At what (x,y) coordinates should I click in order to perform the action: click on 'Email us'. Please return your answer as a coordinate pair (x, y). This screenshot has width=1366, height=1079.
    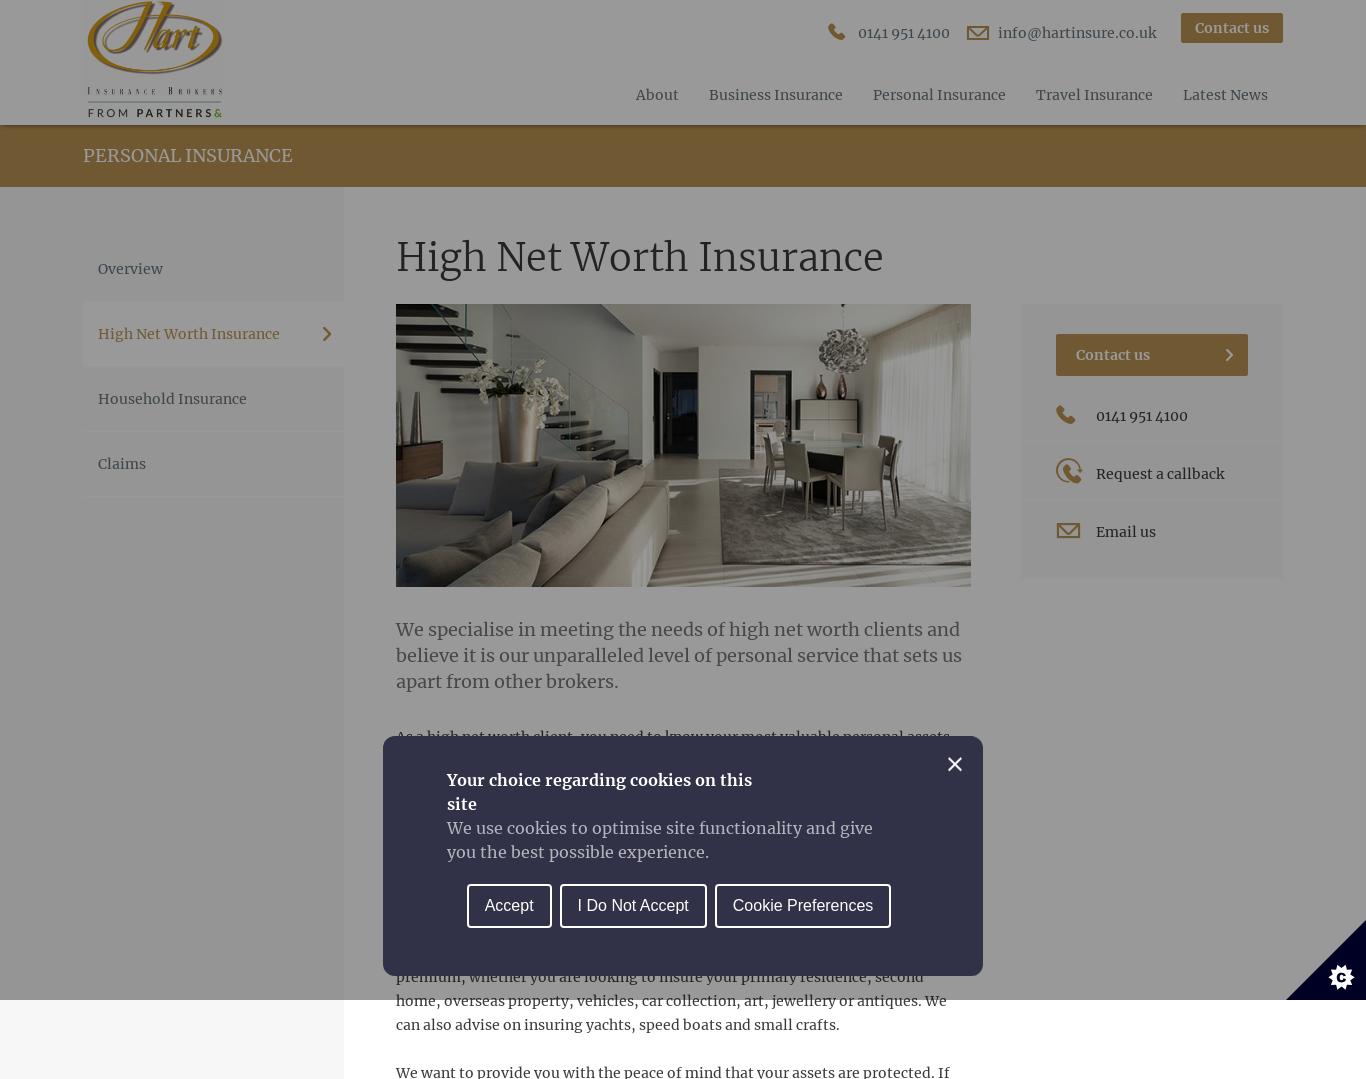
    Looking at the image, I should click on (1124, 531).